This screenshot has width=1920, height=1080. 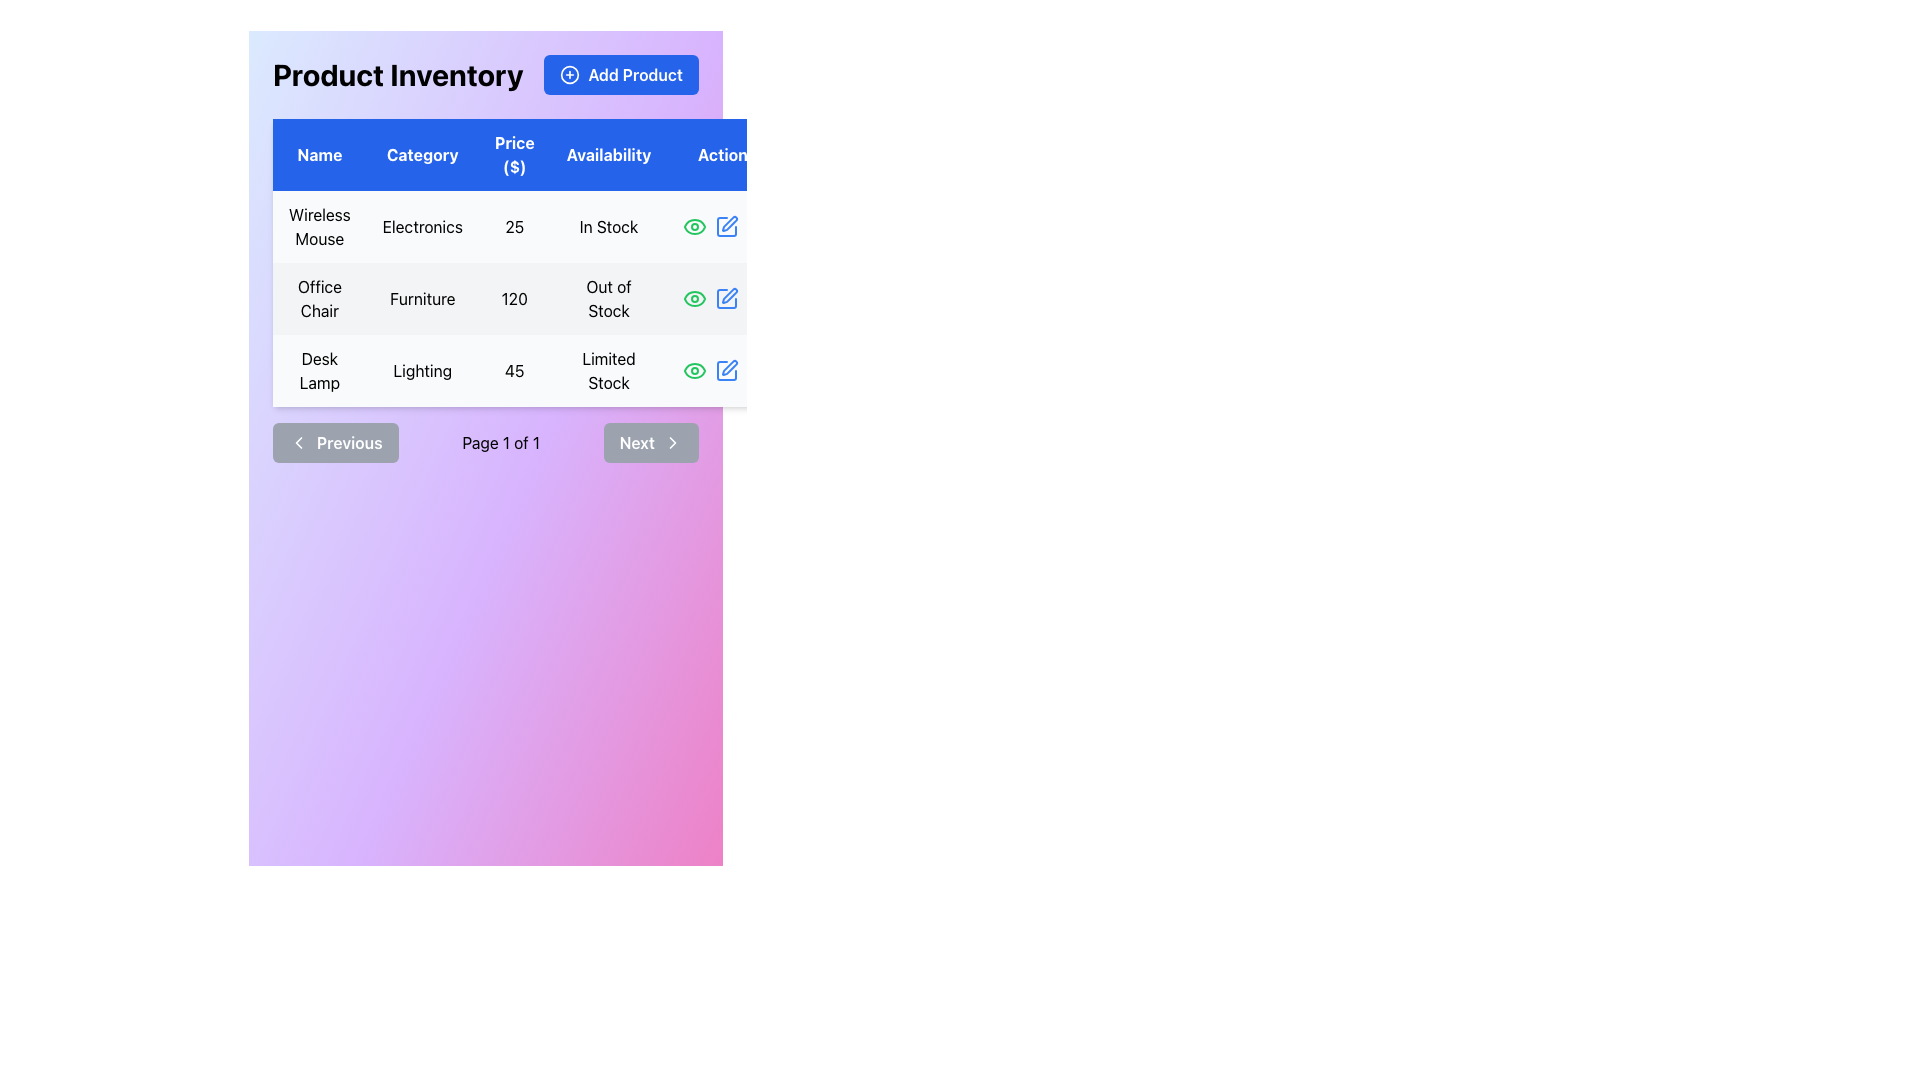 What do you see at coordinates (318, 299) in the screenshot?
I see `the text label displaying 'Office Chair' which is styled with padding and centered alignment, located in the first column of the second row of the table` at bounding box center [318, 299].